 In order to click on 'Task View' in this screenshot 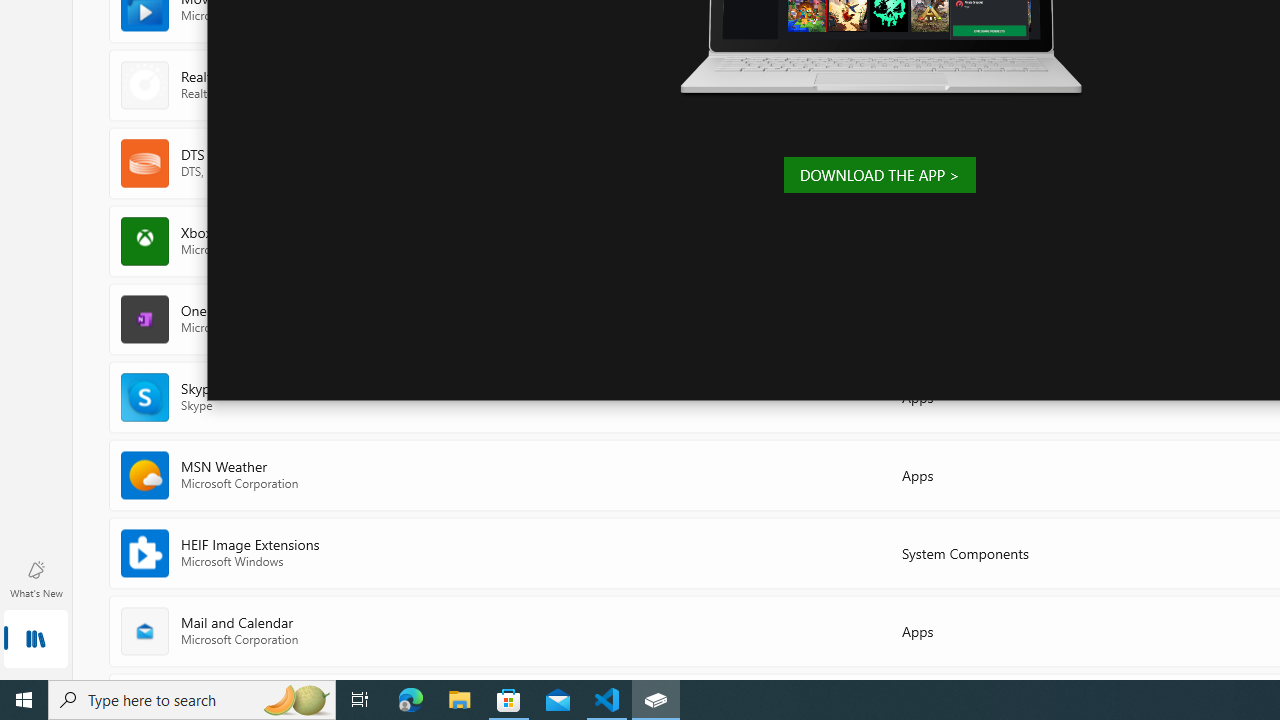, I will do `click(359, 698)`.